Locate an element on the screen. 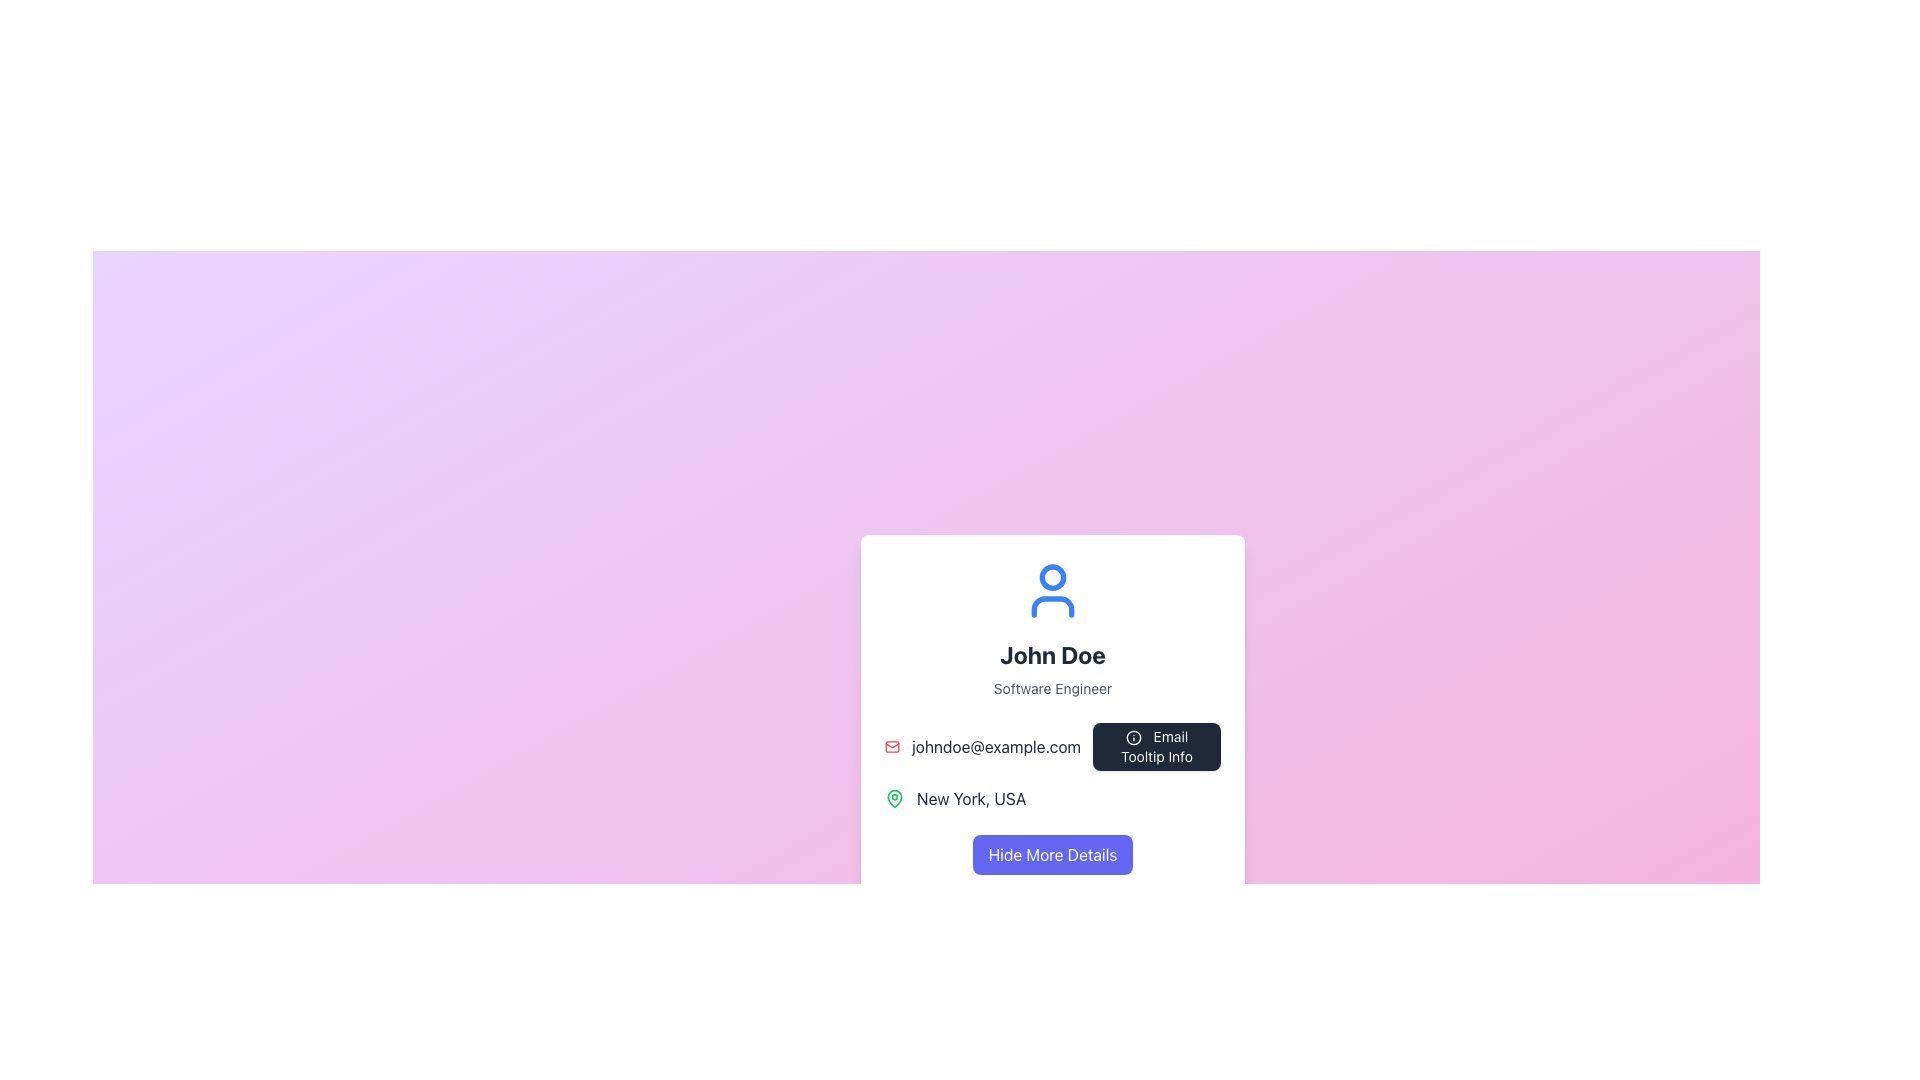 The width and height of the screenshot is (1920, 1080). the location marker icon represented as an SVG graphic adjacent to the textual address 'New York, USA' is located at coordinates (893, 797).